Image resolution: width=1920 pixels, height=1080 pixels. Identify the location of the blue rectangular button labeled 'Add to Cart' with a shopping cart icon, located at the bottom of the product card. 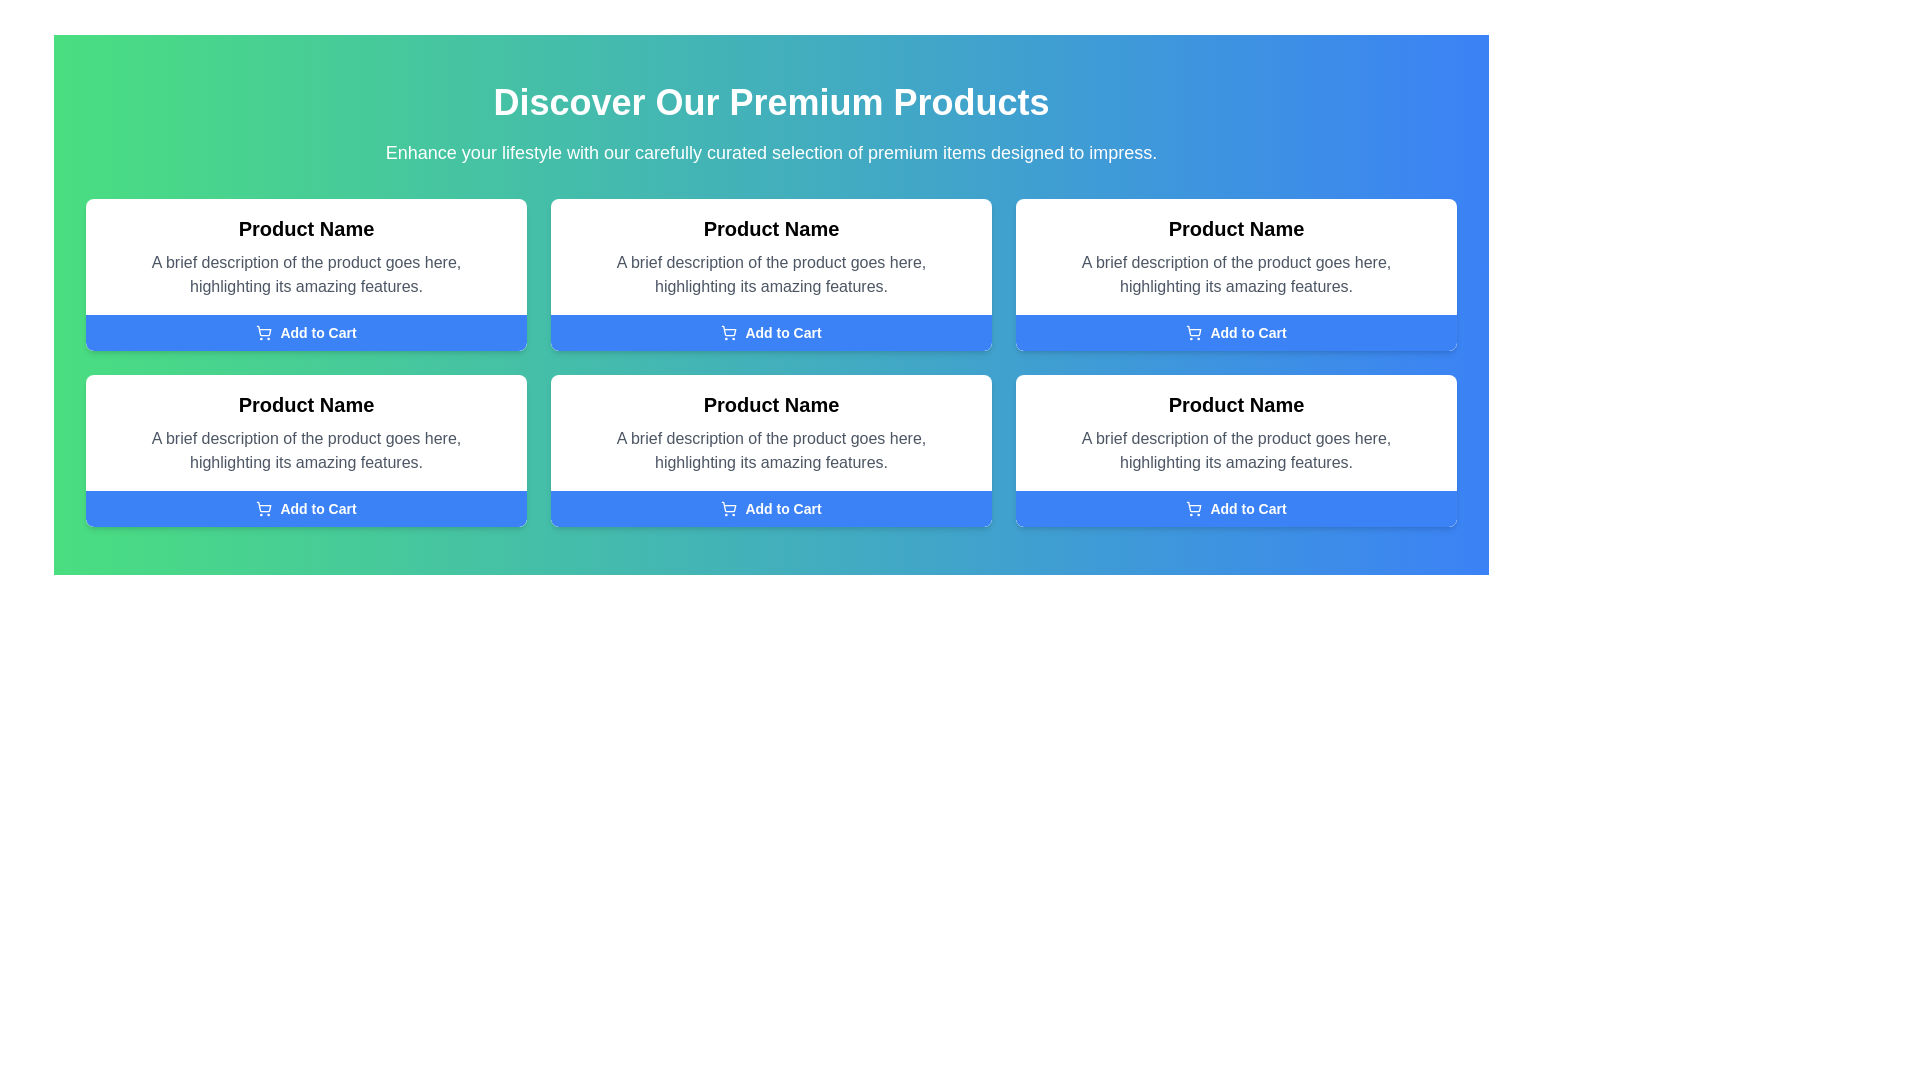
(1235, 331).